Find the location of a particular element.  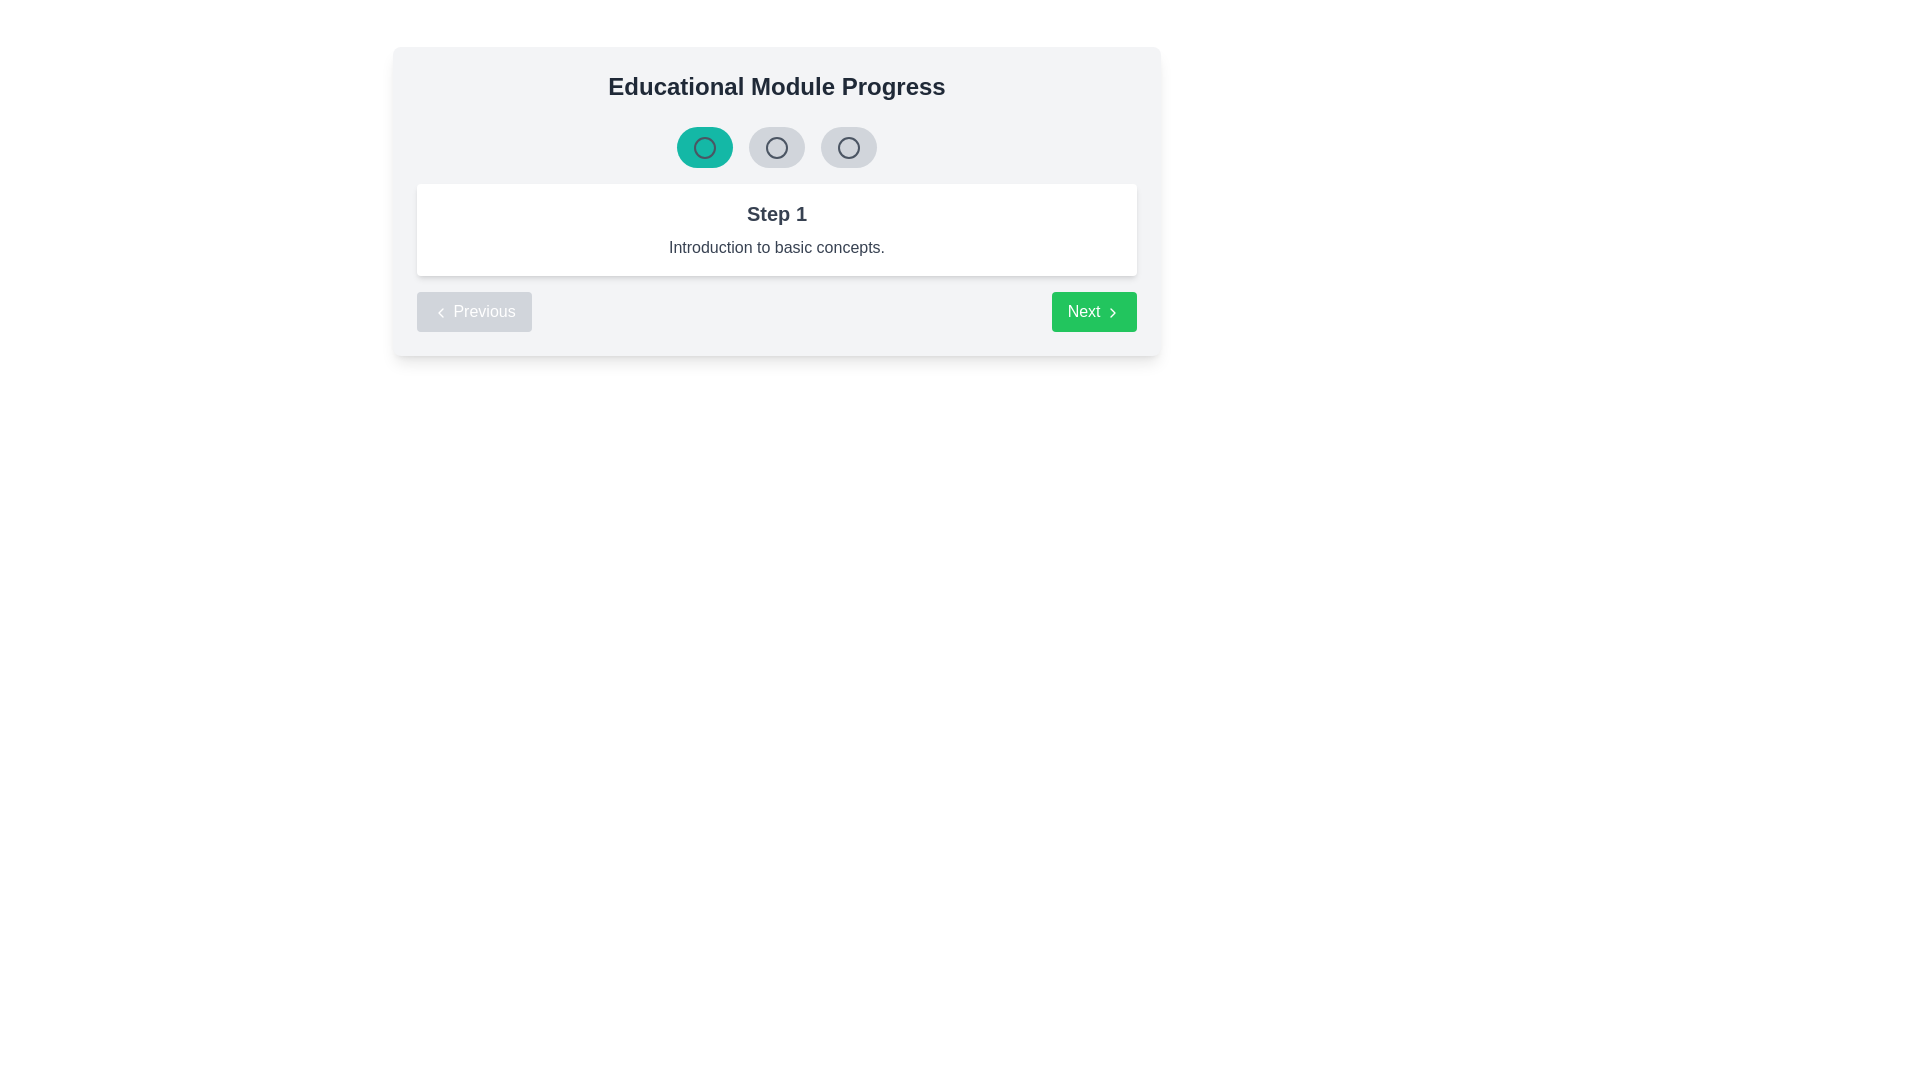

the middle vector graphic circle in the progress indicator row is located at coordinates (776, 146).